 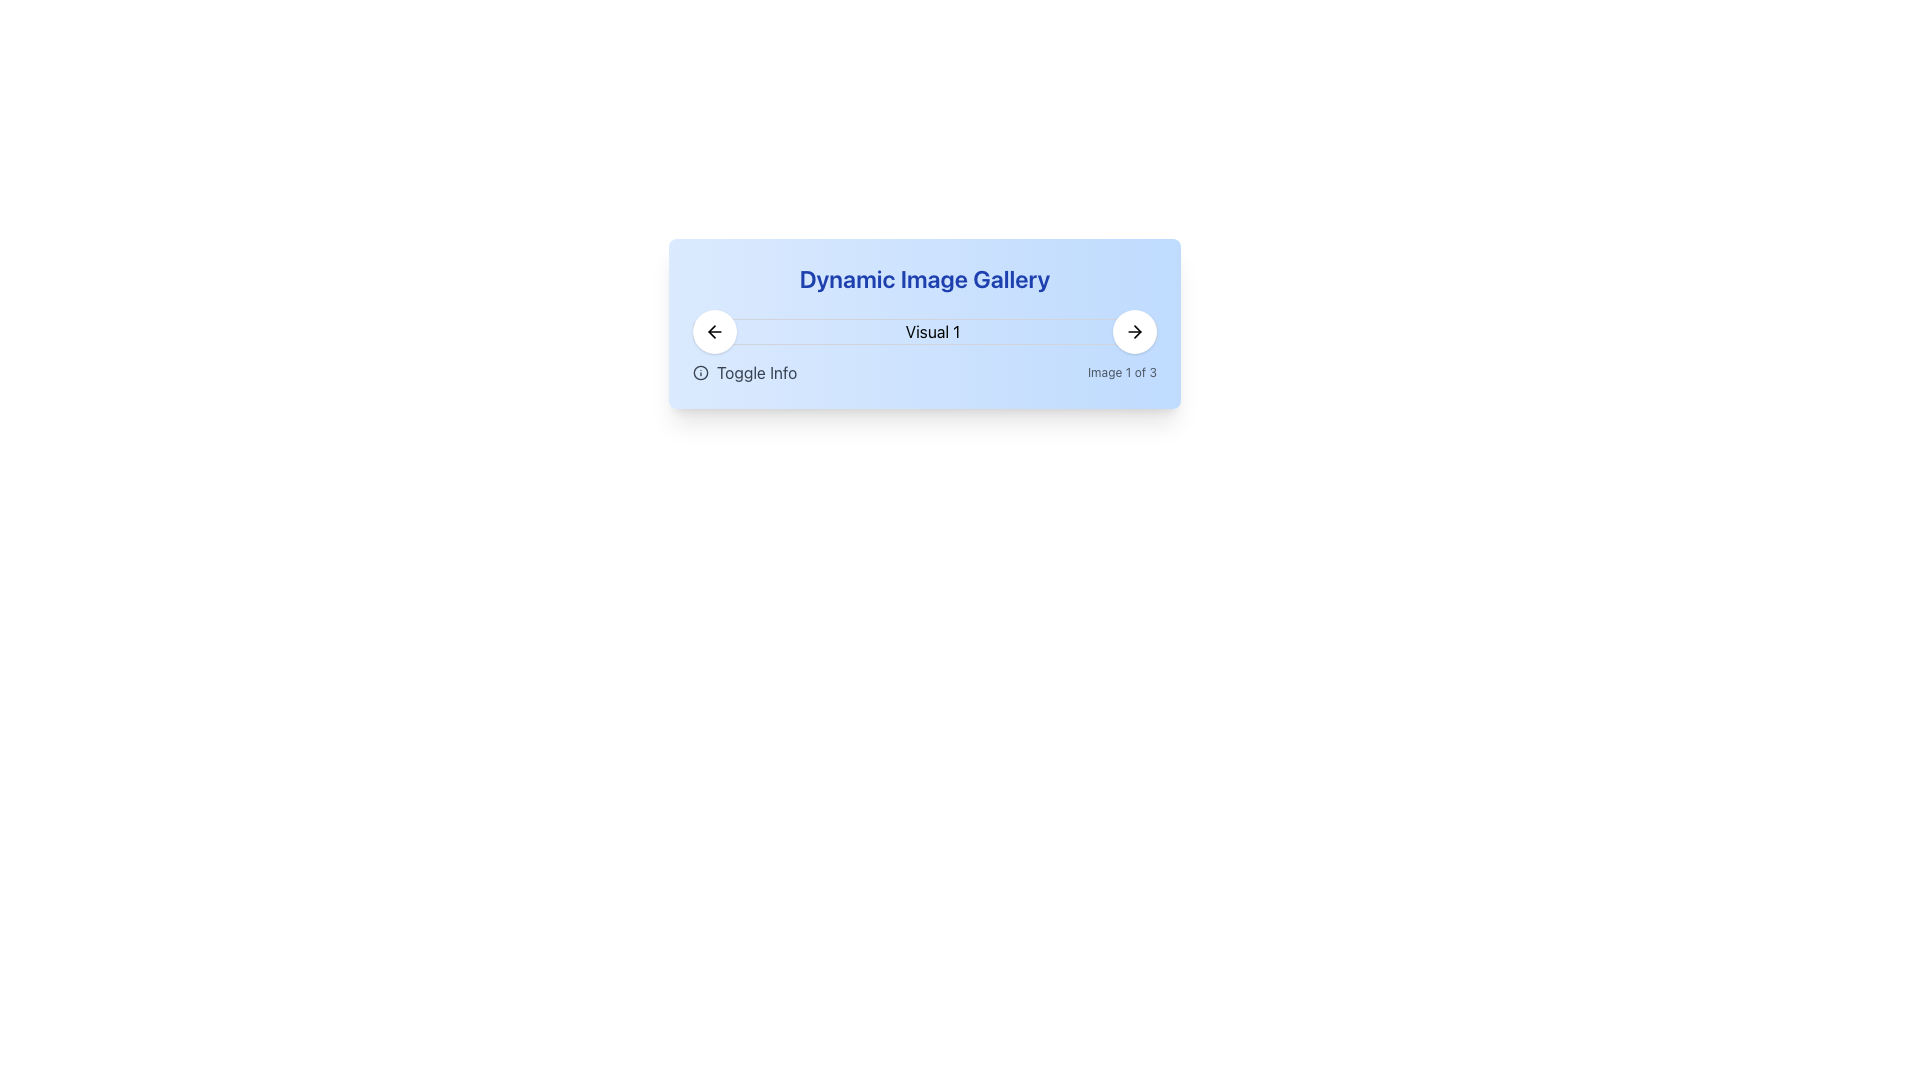 What do you see at coordinates (1134, 330) in the screenshot?
I see `the navigation button located on the far right of the image gallery` at bounding box center [1134, 330].